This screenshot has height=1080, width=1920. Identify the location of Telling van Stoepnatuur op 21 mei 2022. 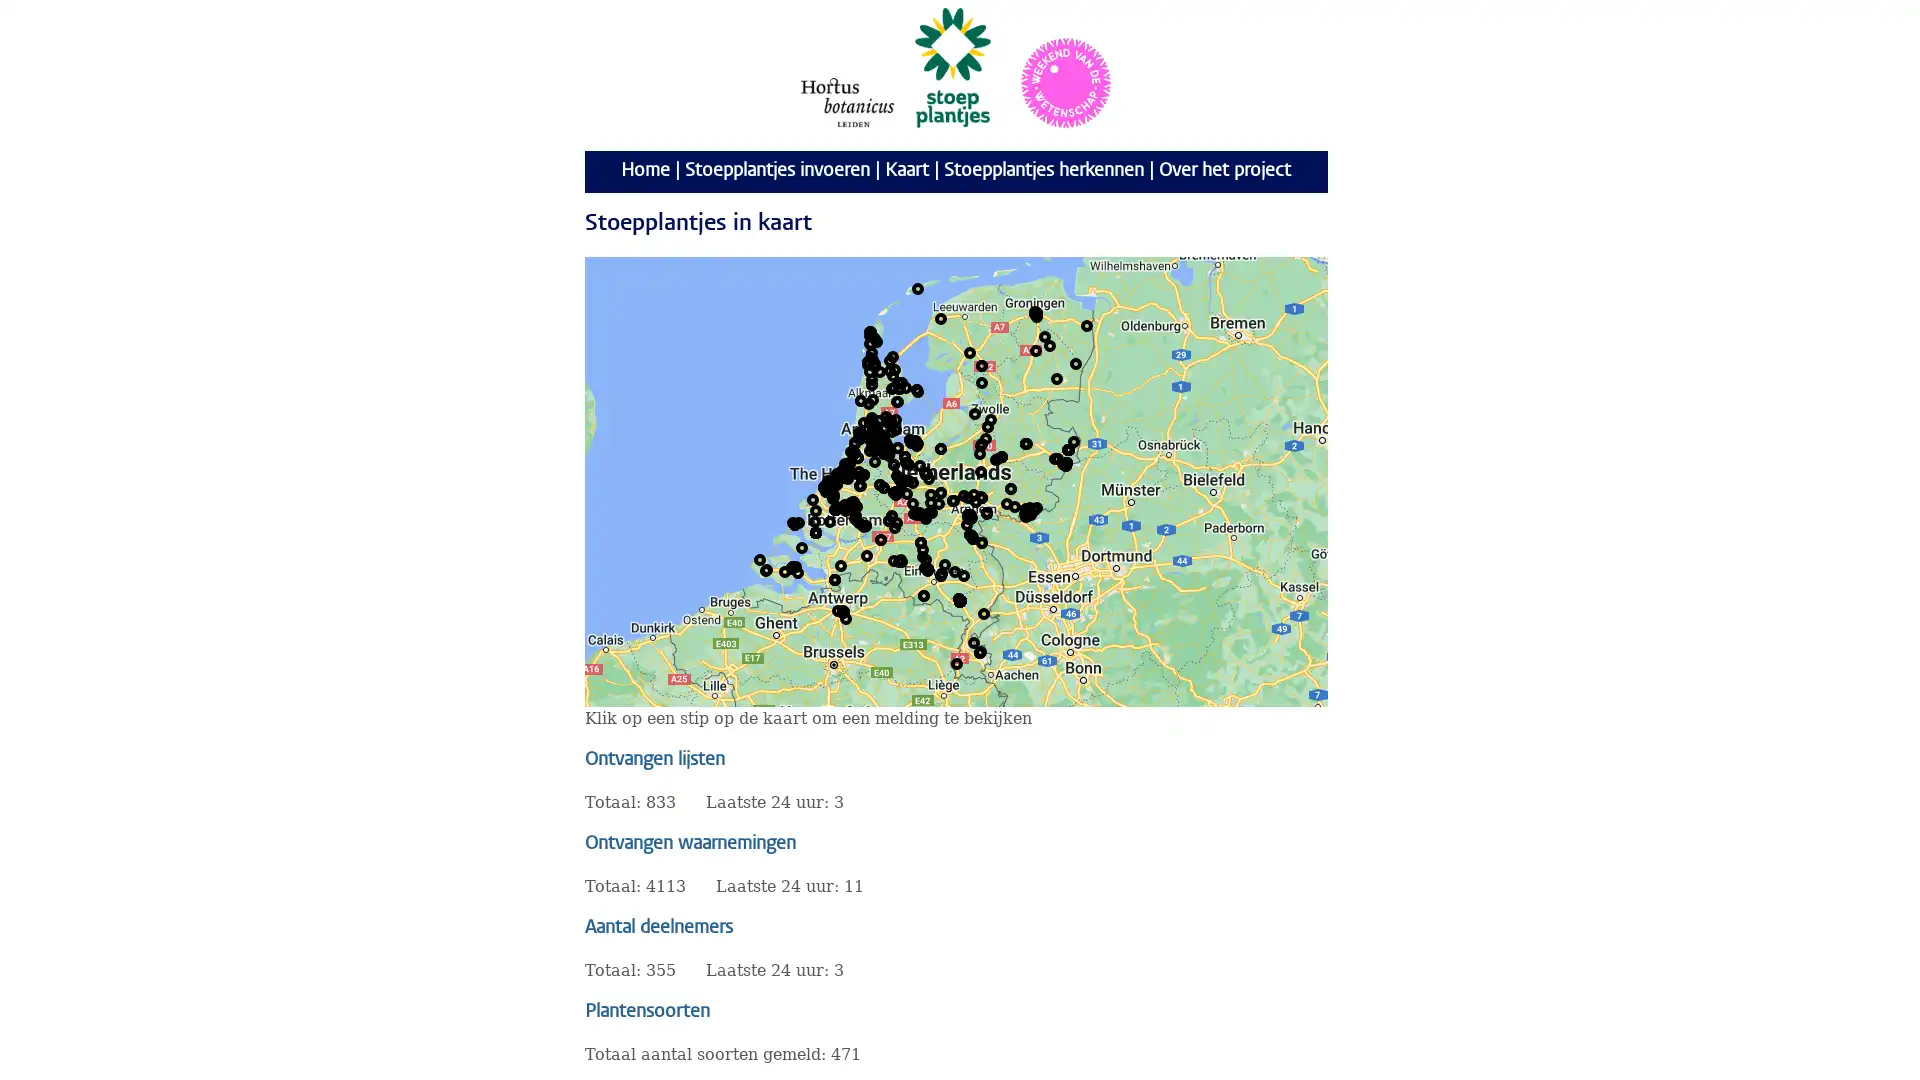
(843, 475).